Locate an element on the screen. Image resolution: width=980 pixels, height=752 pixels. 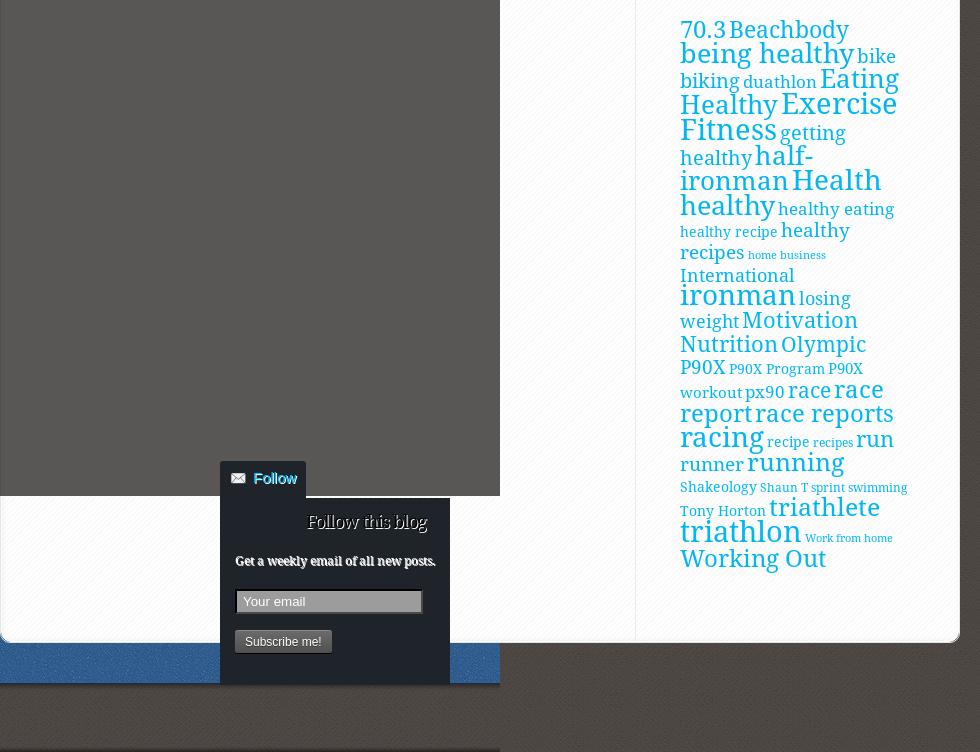
'px90' is located at coordinates (764, 390).